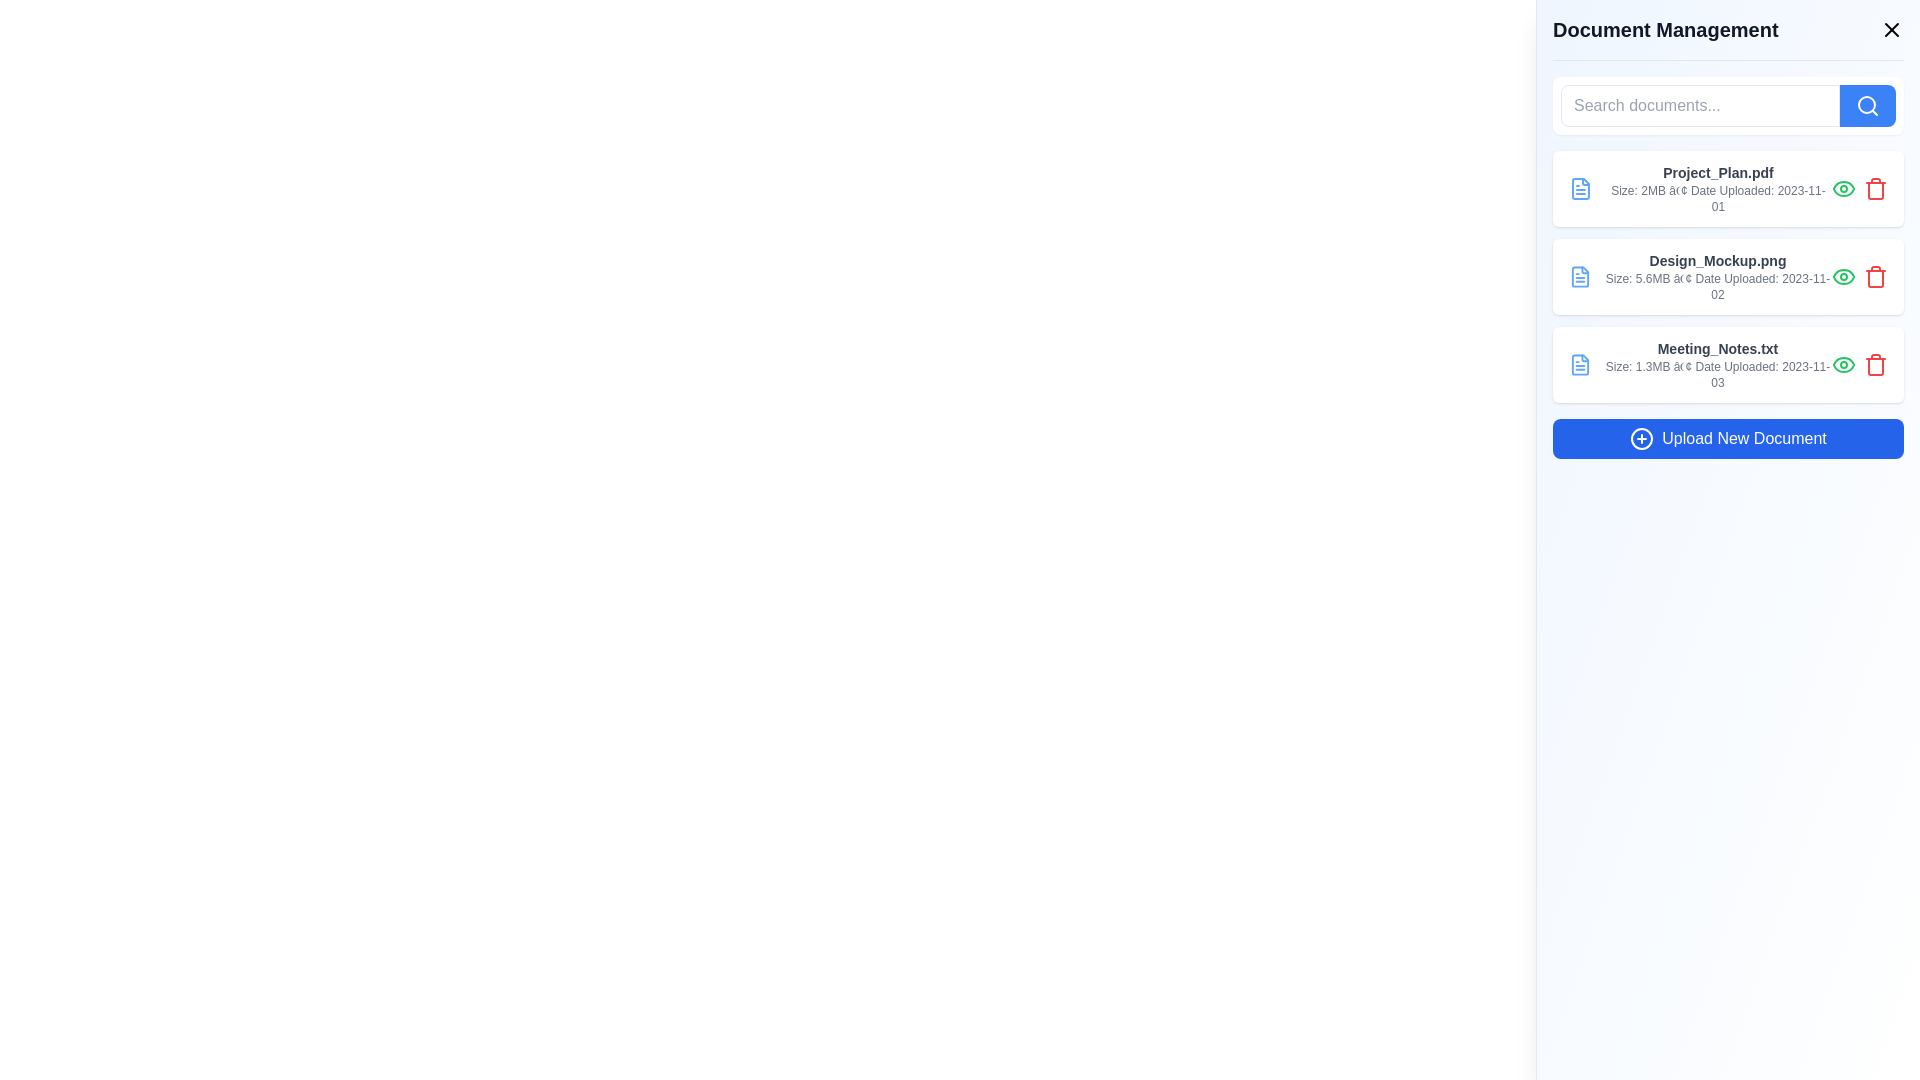 The width and height of the screenshot is (1920, 1080). I want to click on the search button located at the top-right of the white search bar widget, which has a blue background and a magnifying glass icon, so click(1866, 105).